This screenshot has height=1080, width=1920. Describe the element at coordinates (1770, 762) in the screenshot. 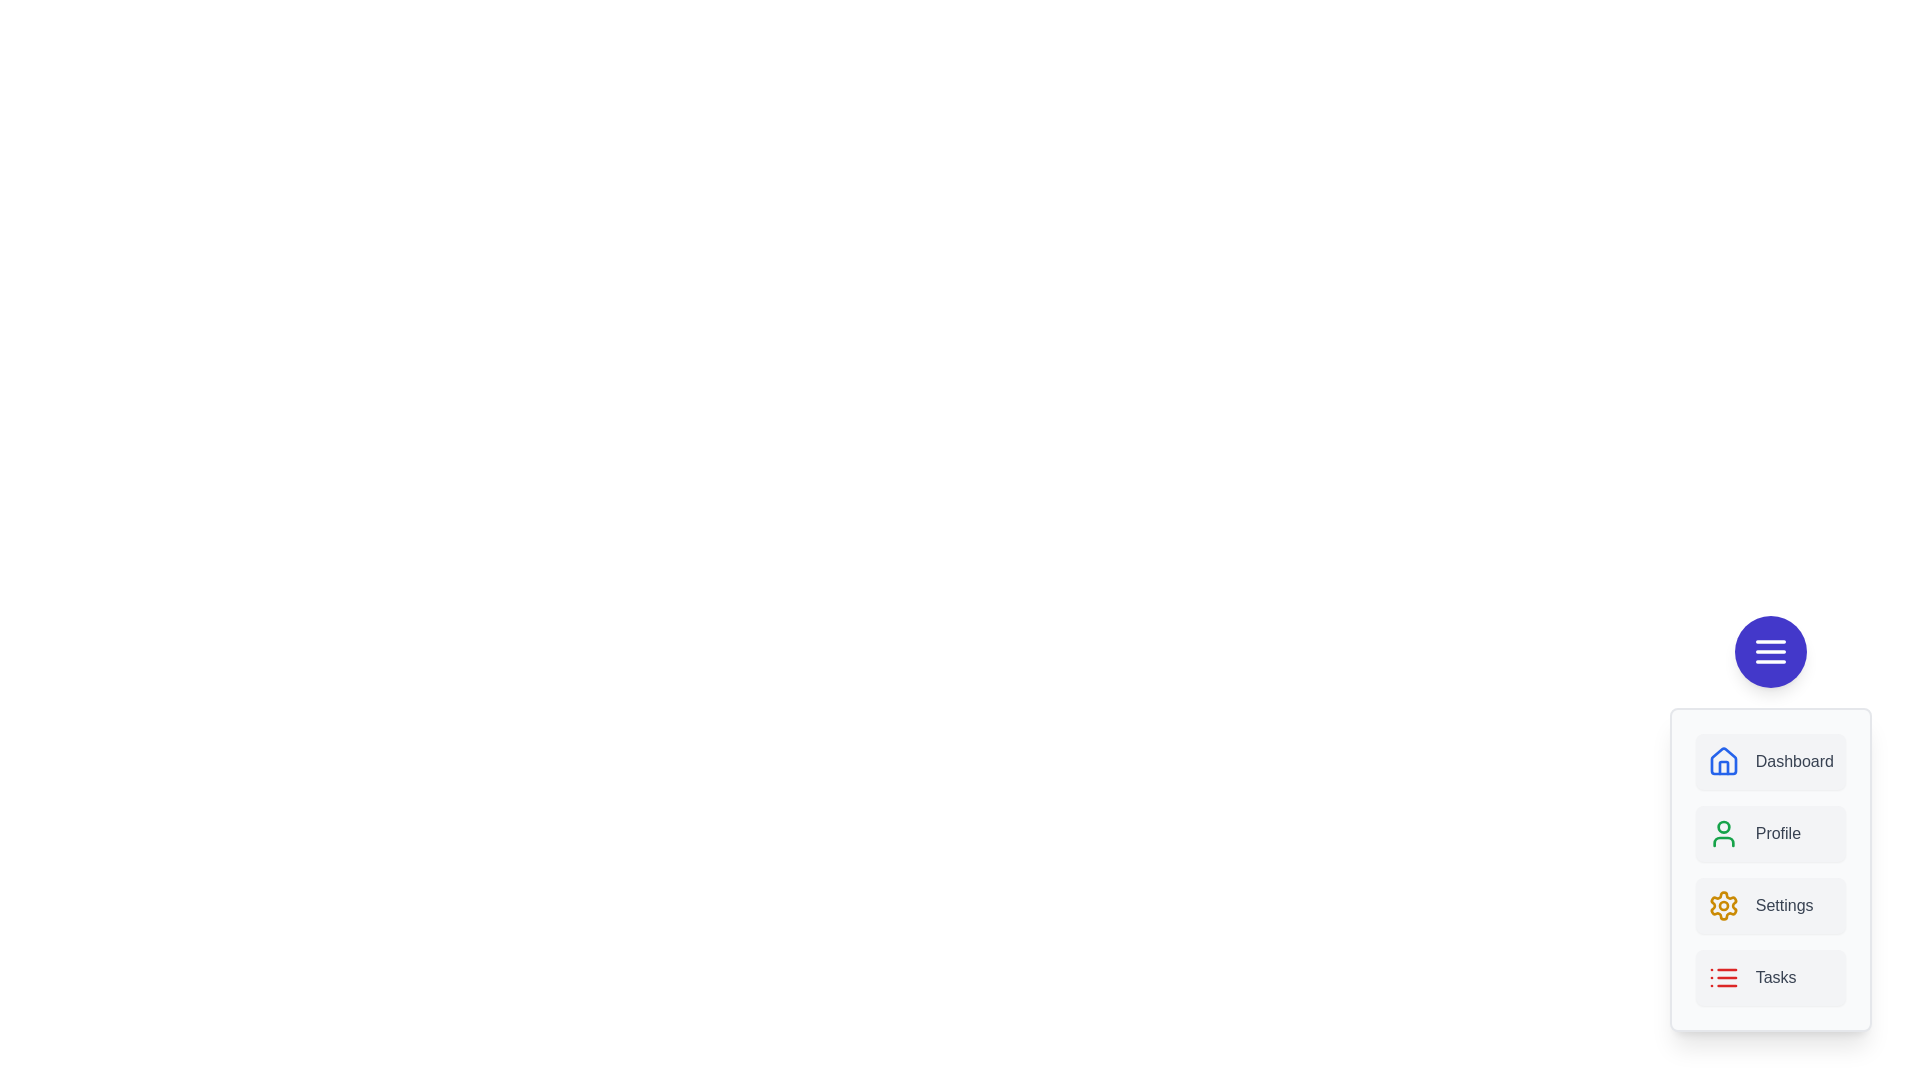

I see `the menu item labeled Dashboard to observe visual feedback` at that location.